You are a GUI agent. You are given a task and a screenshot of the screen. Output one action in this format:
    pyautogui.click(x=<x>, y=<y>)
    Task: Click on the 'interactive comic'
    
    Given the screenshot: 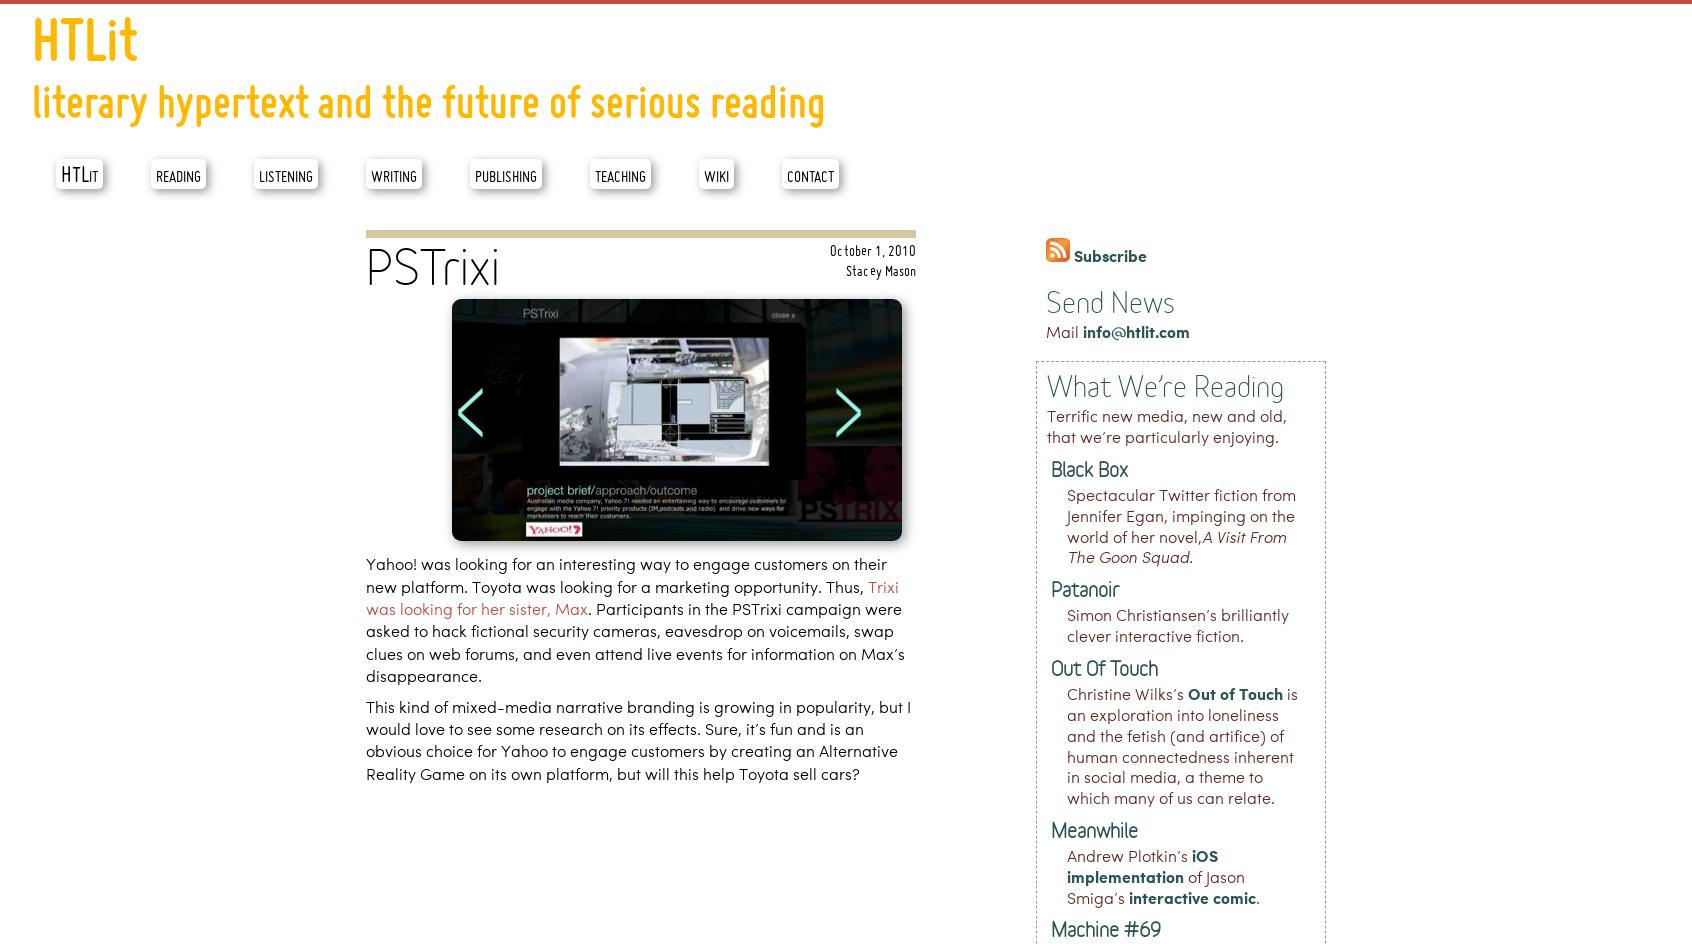 What is the action you would take?
    pyautogui.click(x=1191, y=897)
    